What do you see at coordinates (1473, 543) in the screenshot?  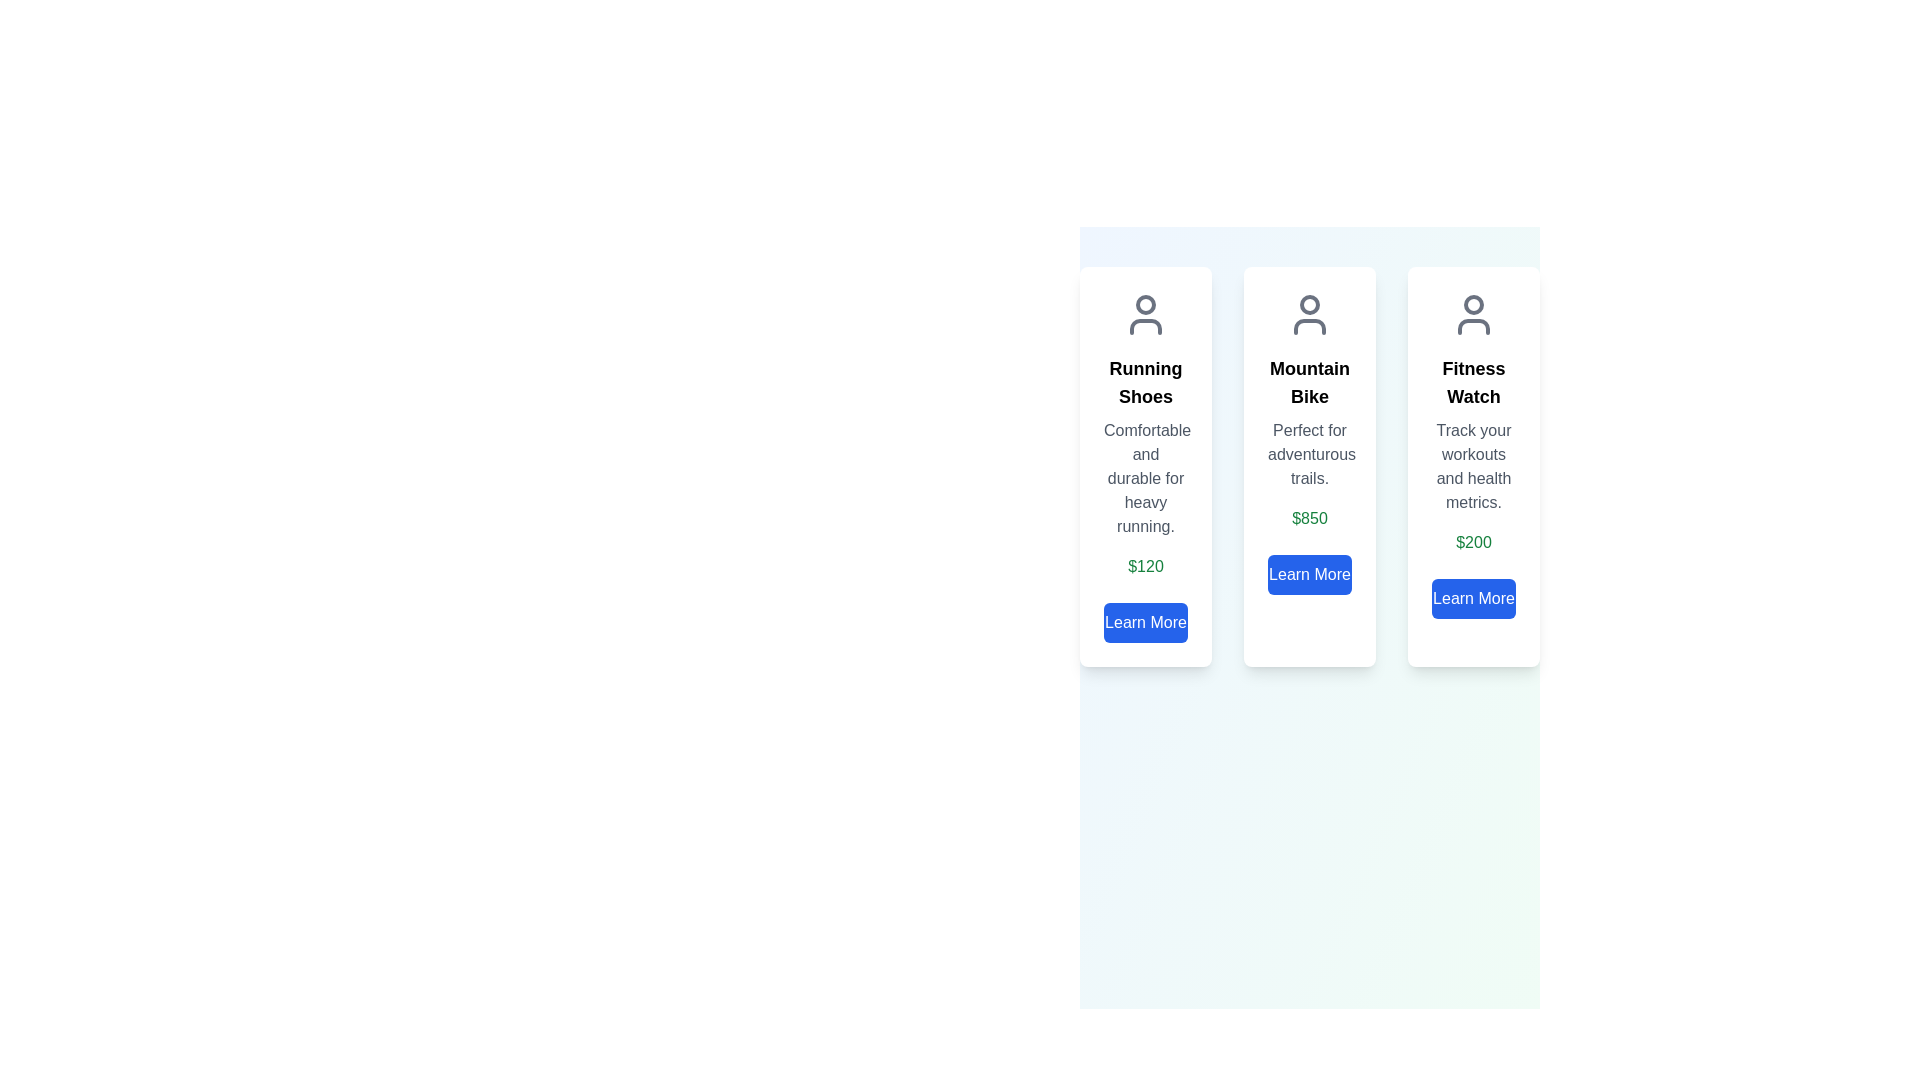 I see `the price text label of the fitness watch, which is located in the third card on the right, above the 'Learn More' button and below the description text 'Track your workouts and health metrics.'` at bounding box center [1473, 543].